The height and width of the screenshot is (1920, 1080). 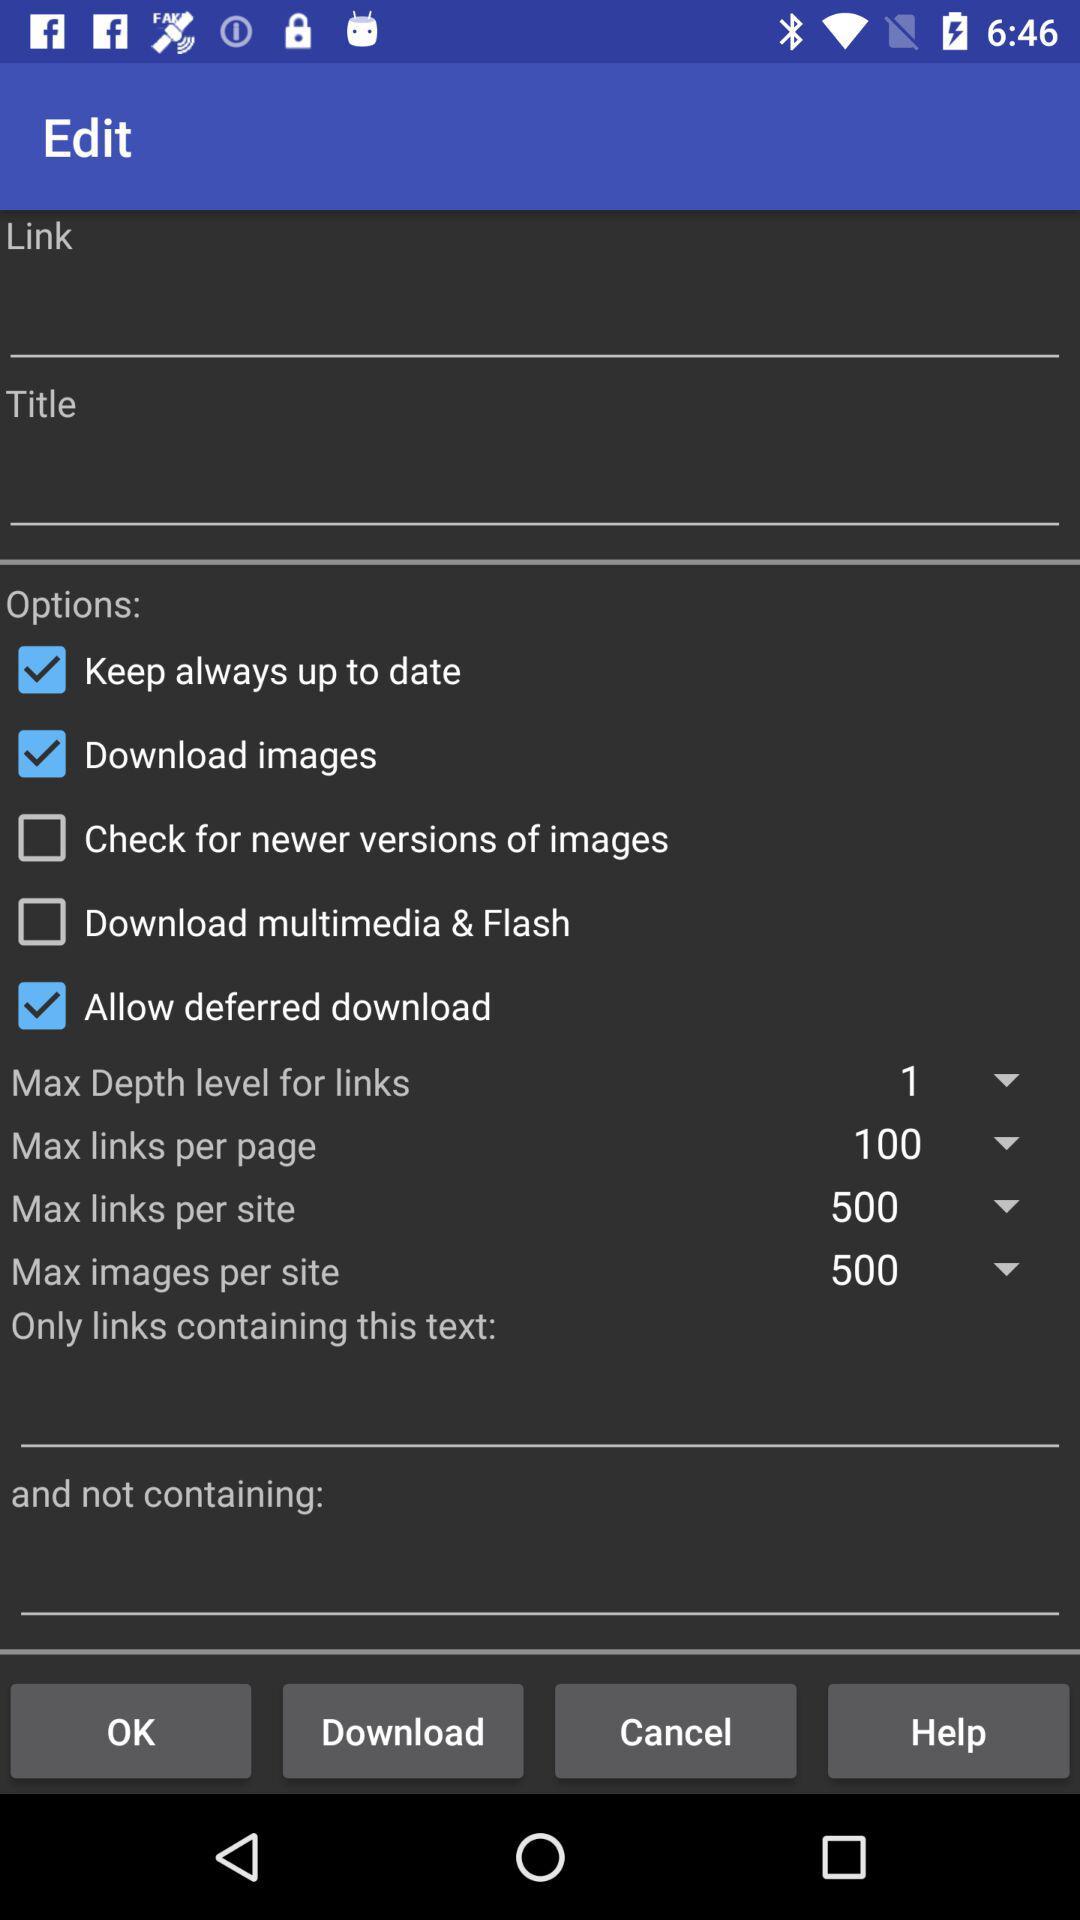 I want to click on icon above allow deferred download item, so click(x=540, y=920).